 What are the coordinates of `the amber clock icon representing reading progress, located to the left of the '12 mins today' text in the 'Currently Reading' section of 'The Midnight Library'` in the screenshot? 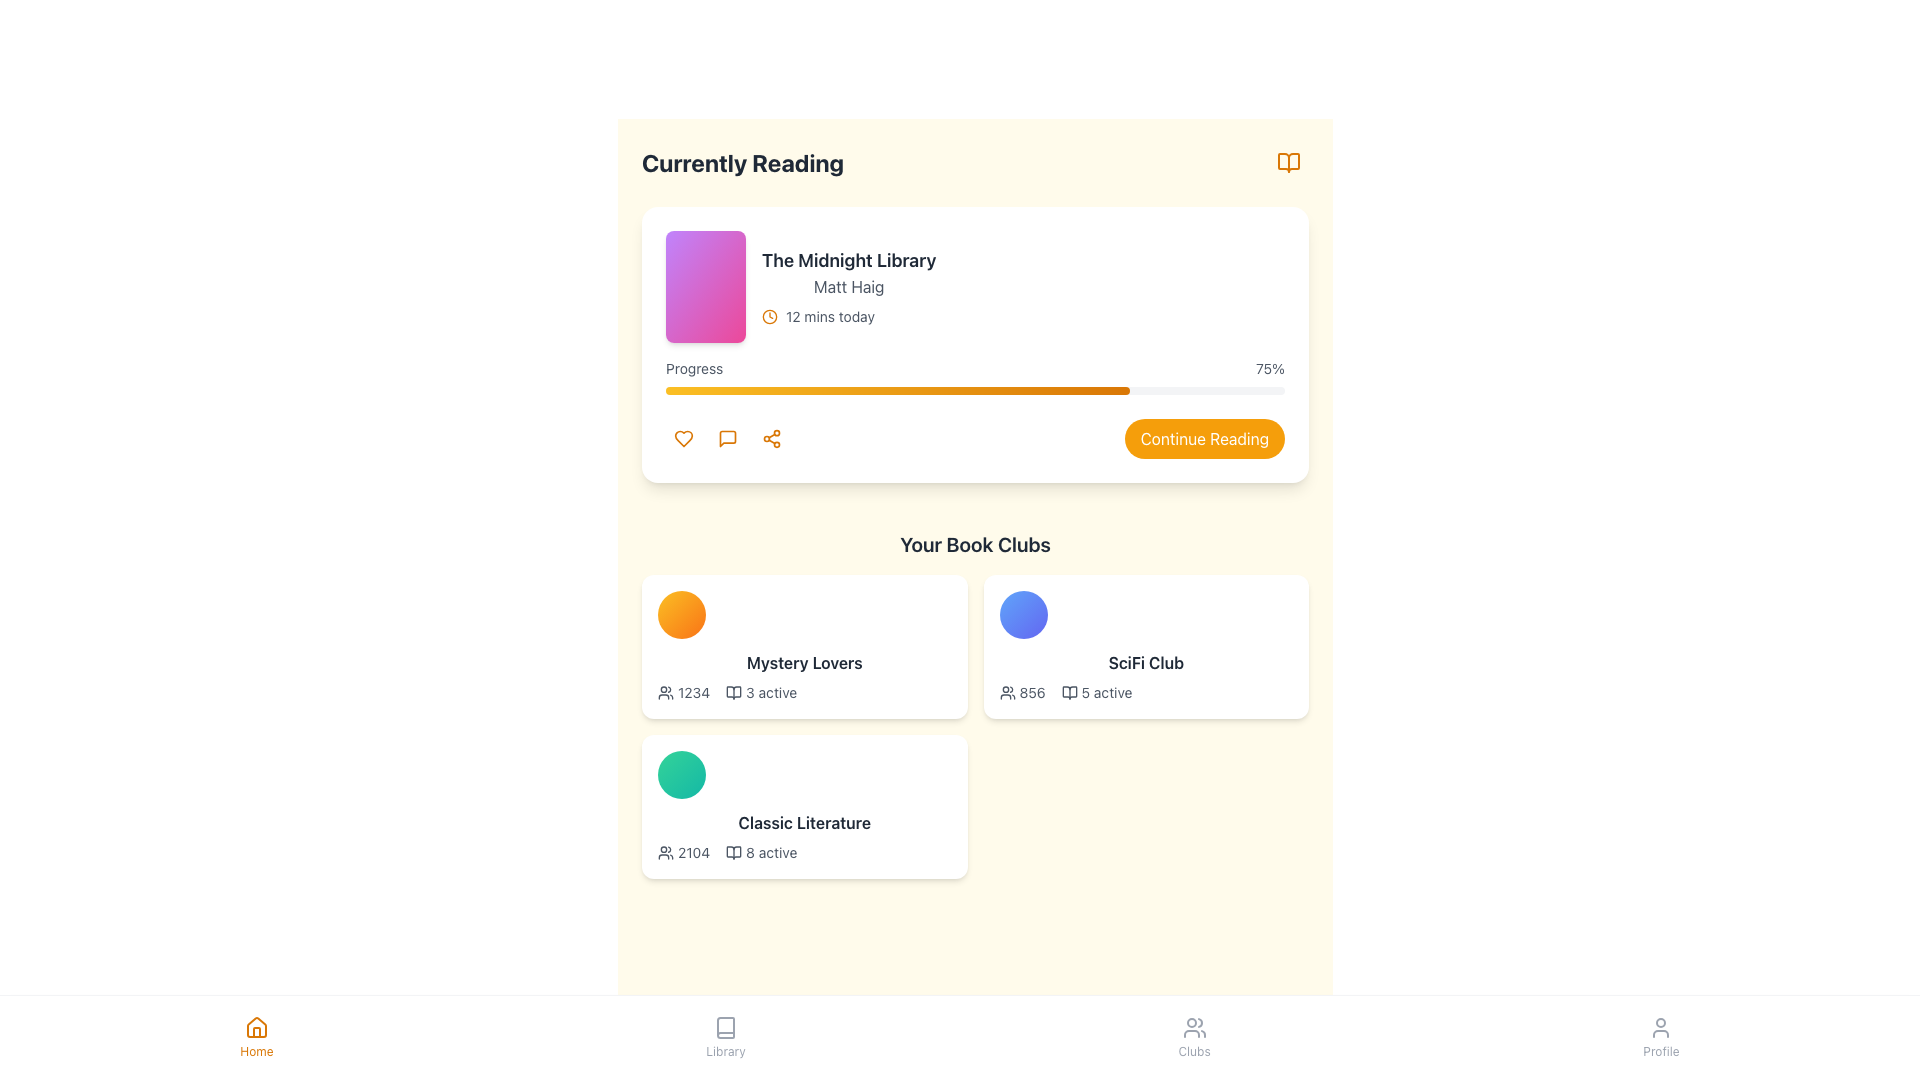 It's located at (768, 315).